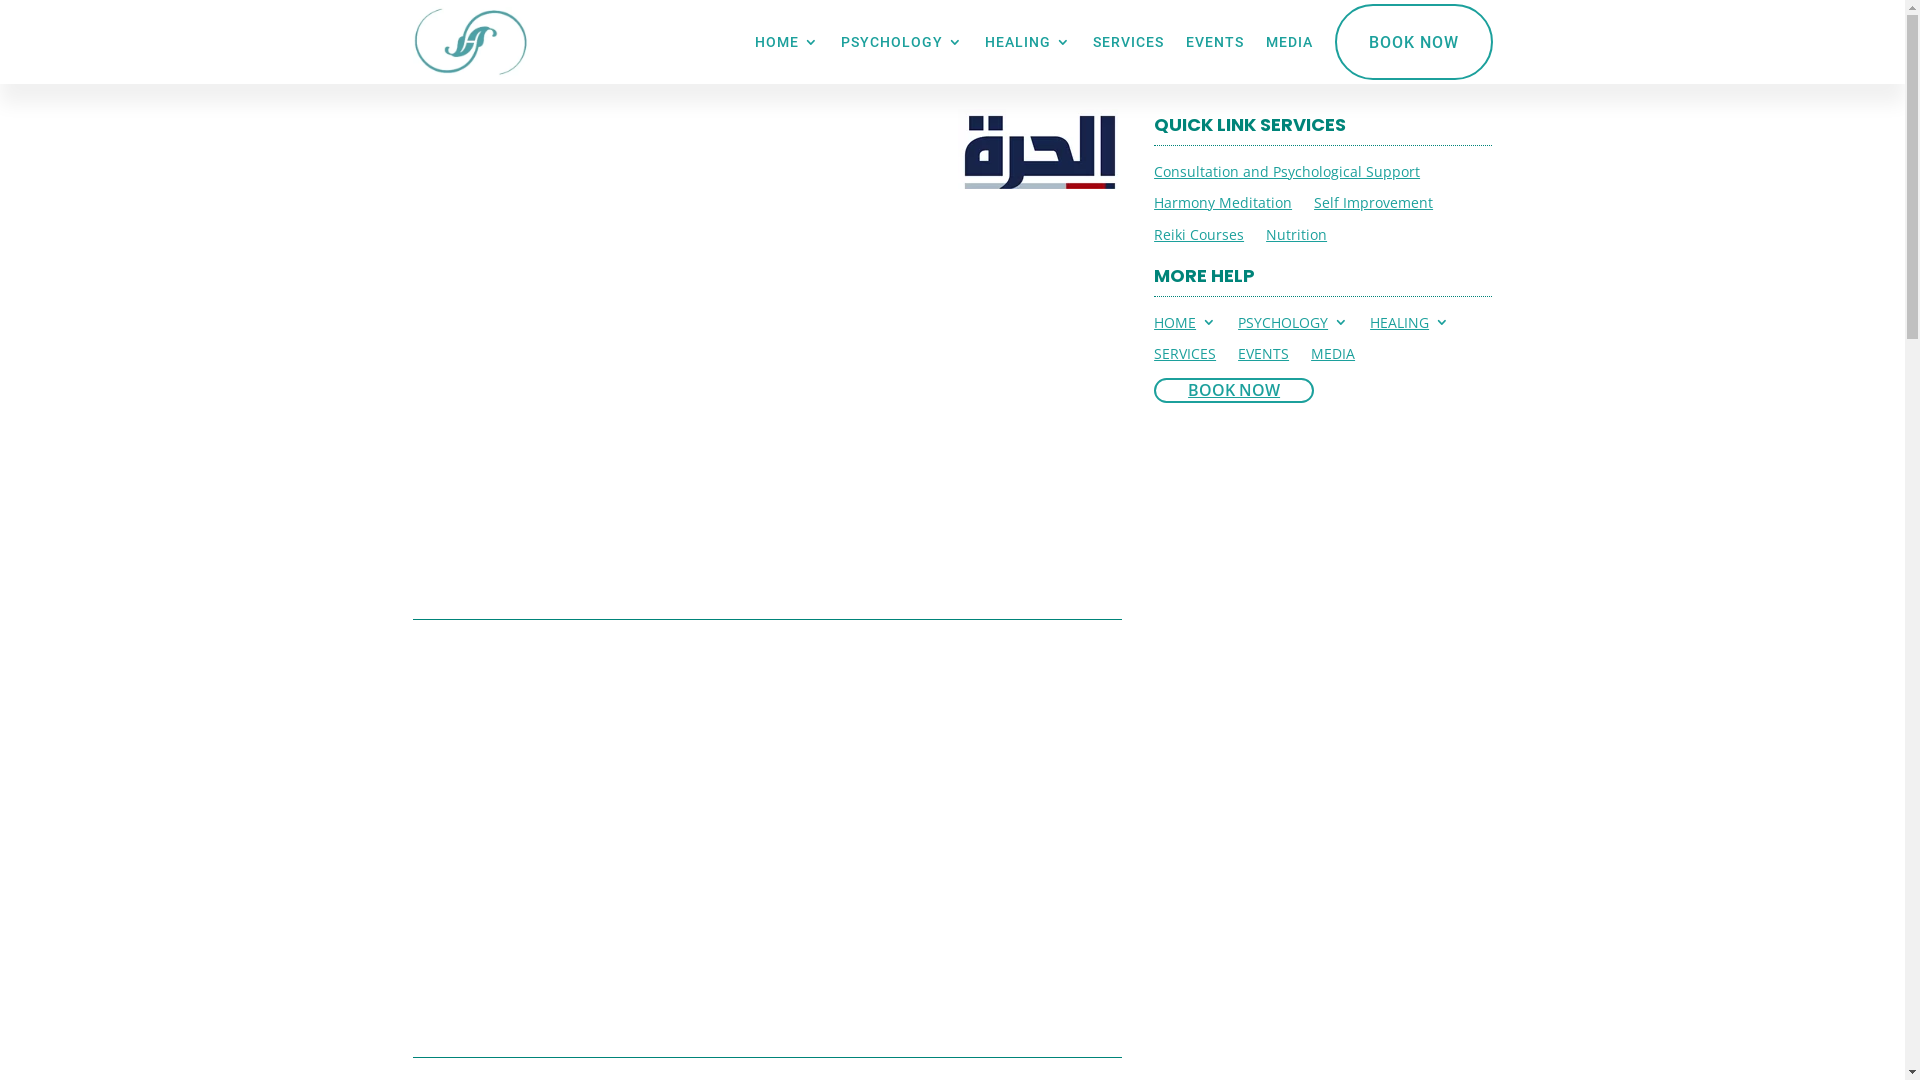  Describe the element at coordinates (1185, 325) in the screenshot. I see `'HOME'` at that location.